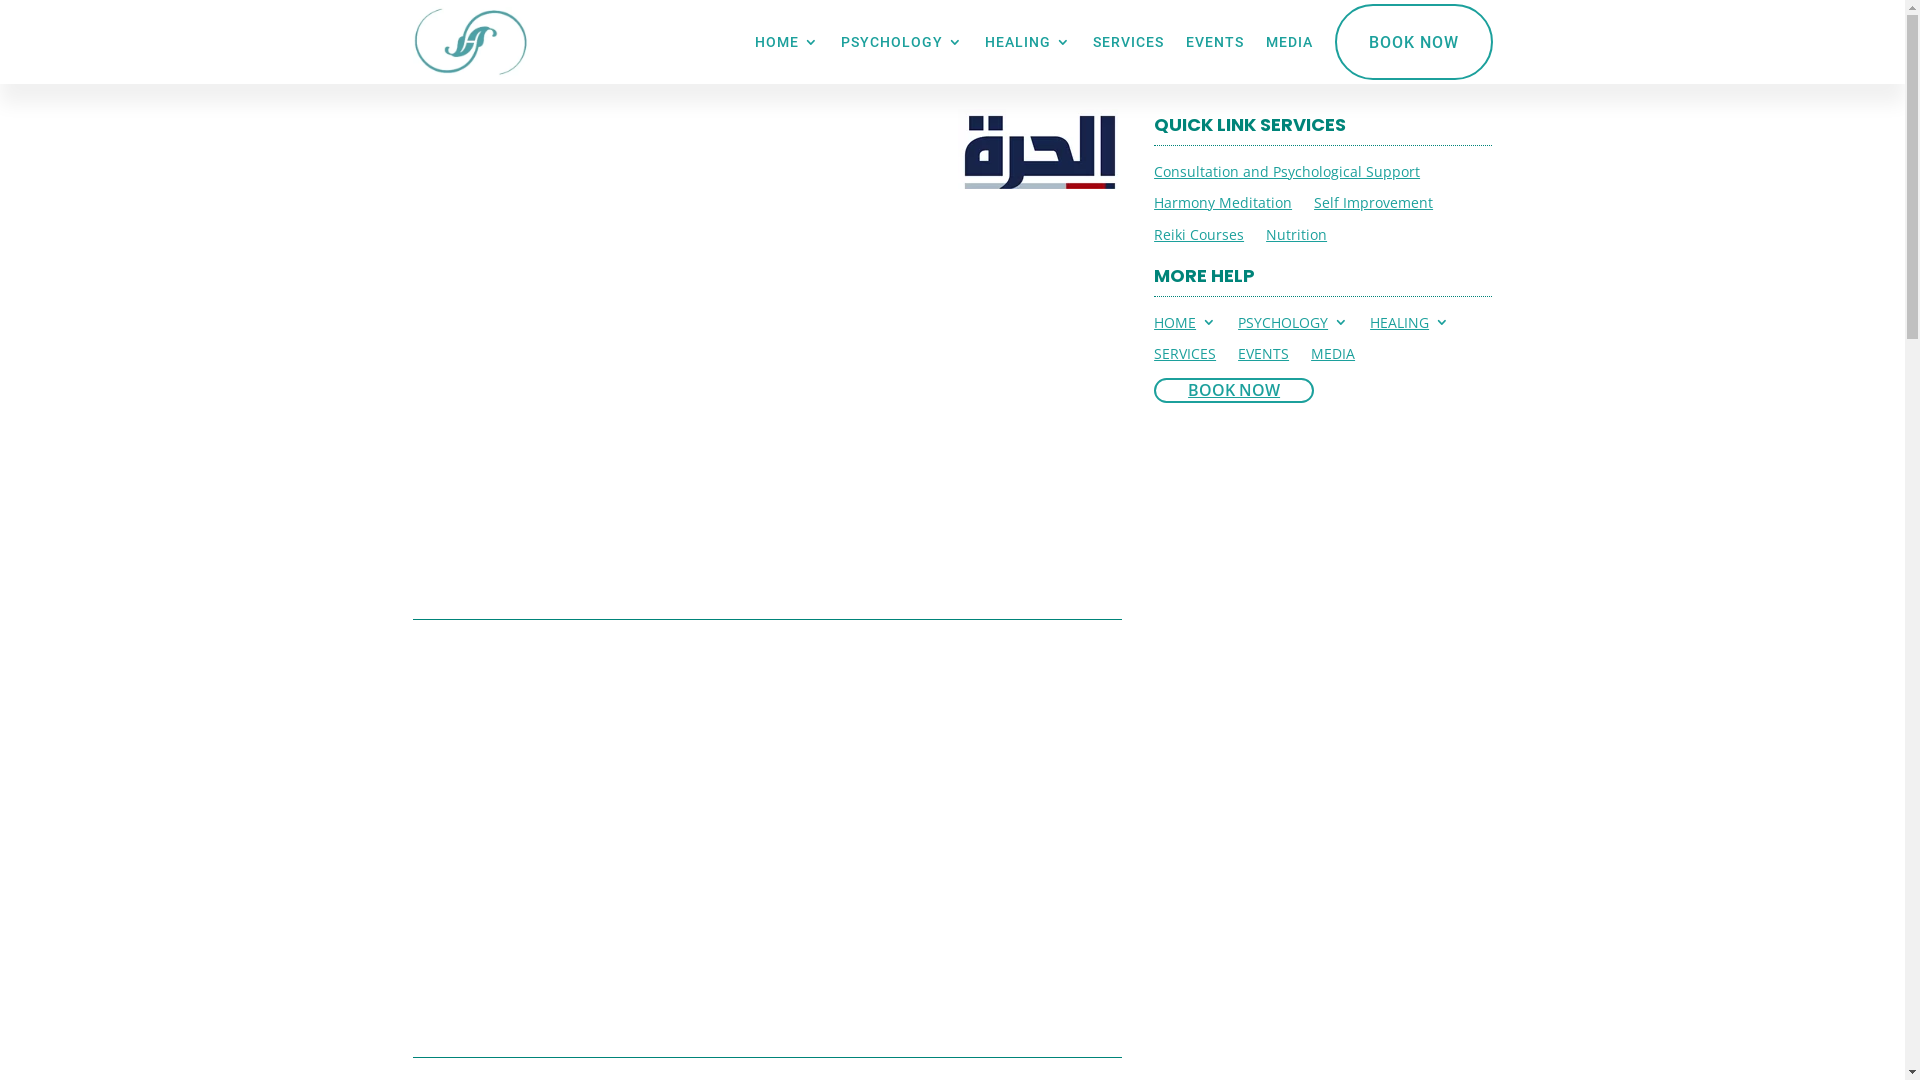  Describe the element at coordinates (1185, 325) in the screenshot. I see `'HOME'` at that location.